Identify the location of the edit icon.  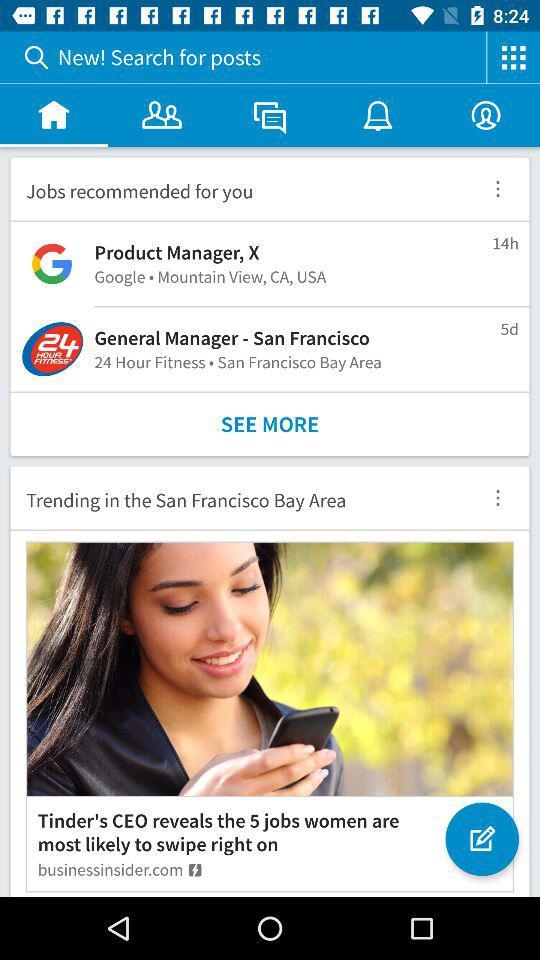
(481, 839).